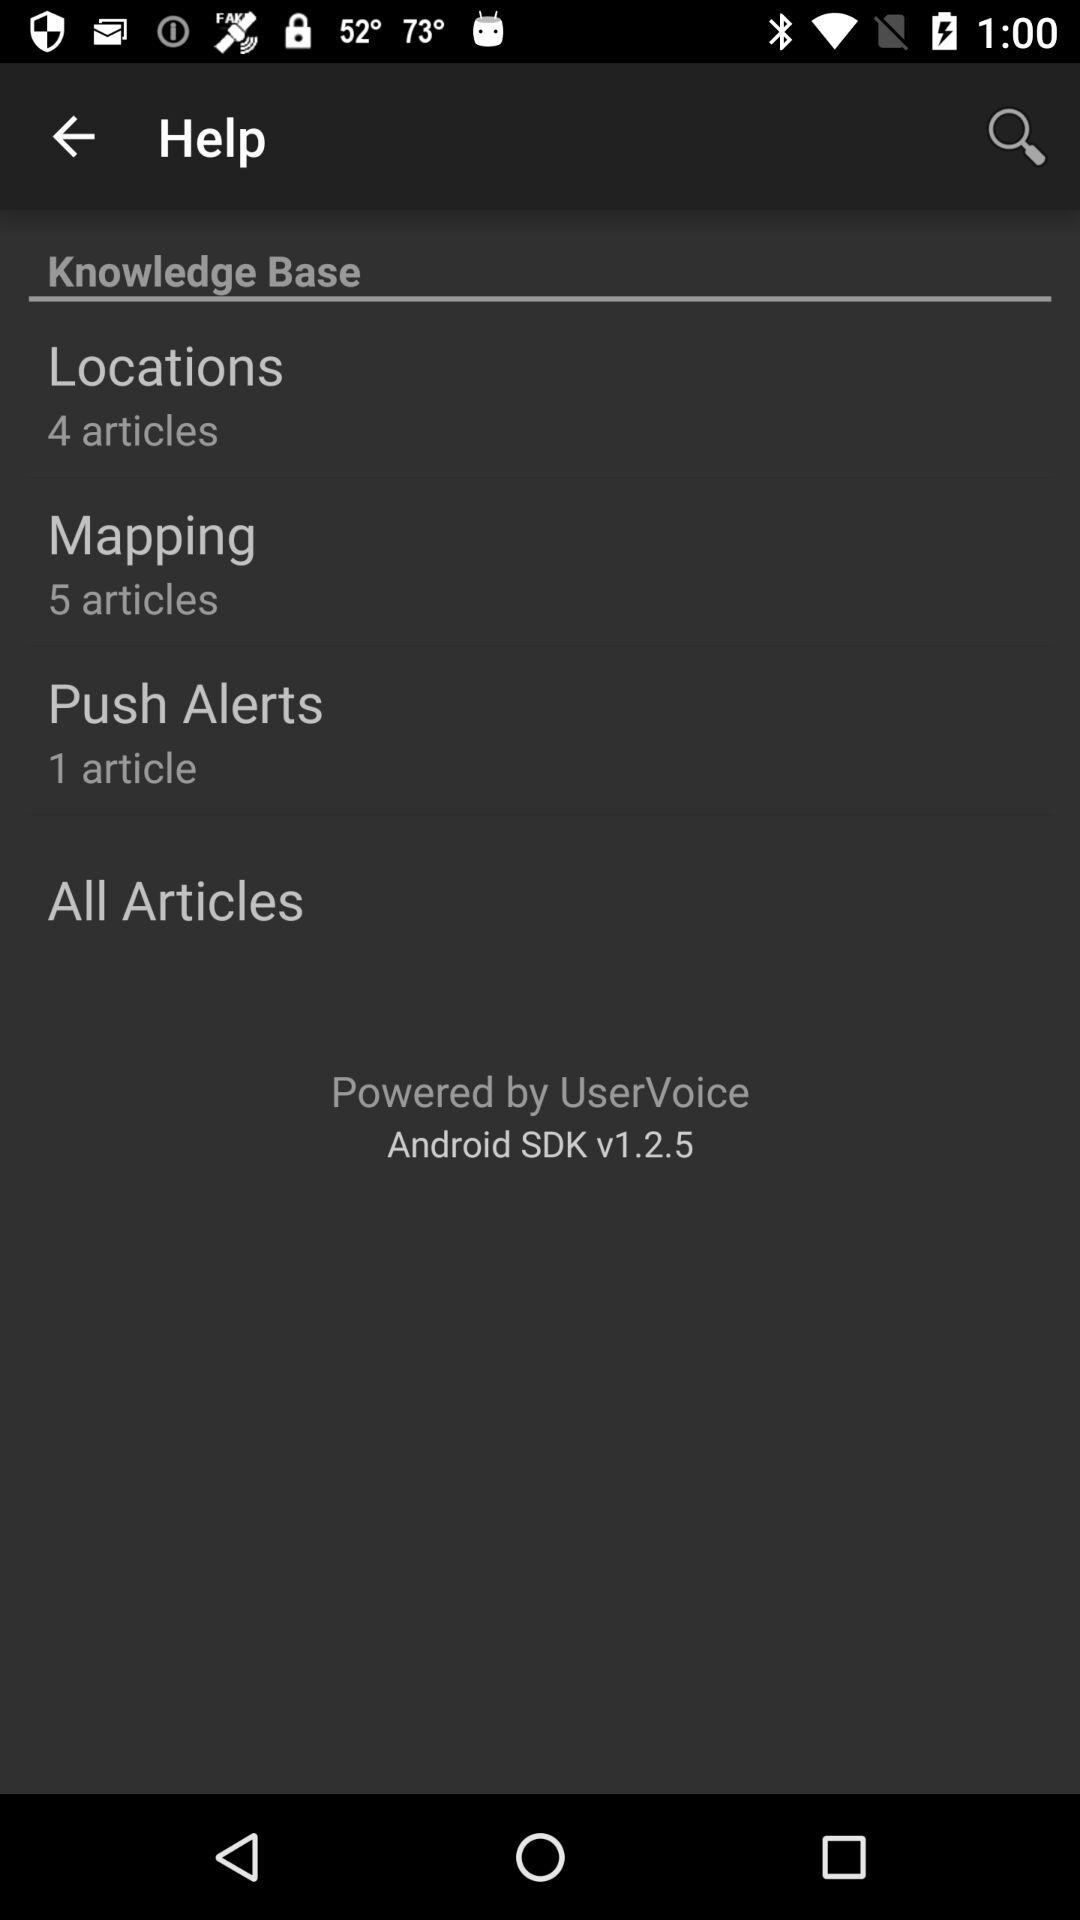 The image size is (1080, 1920). Describe the element at coordinates (150, 532) in the screenshot. I see `item above 5 articles item` at that location.